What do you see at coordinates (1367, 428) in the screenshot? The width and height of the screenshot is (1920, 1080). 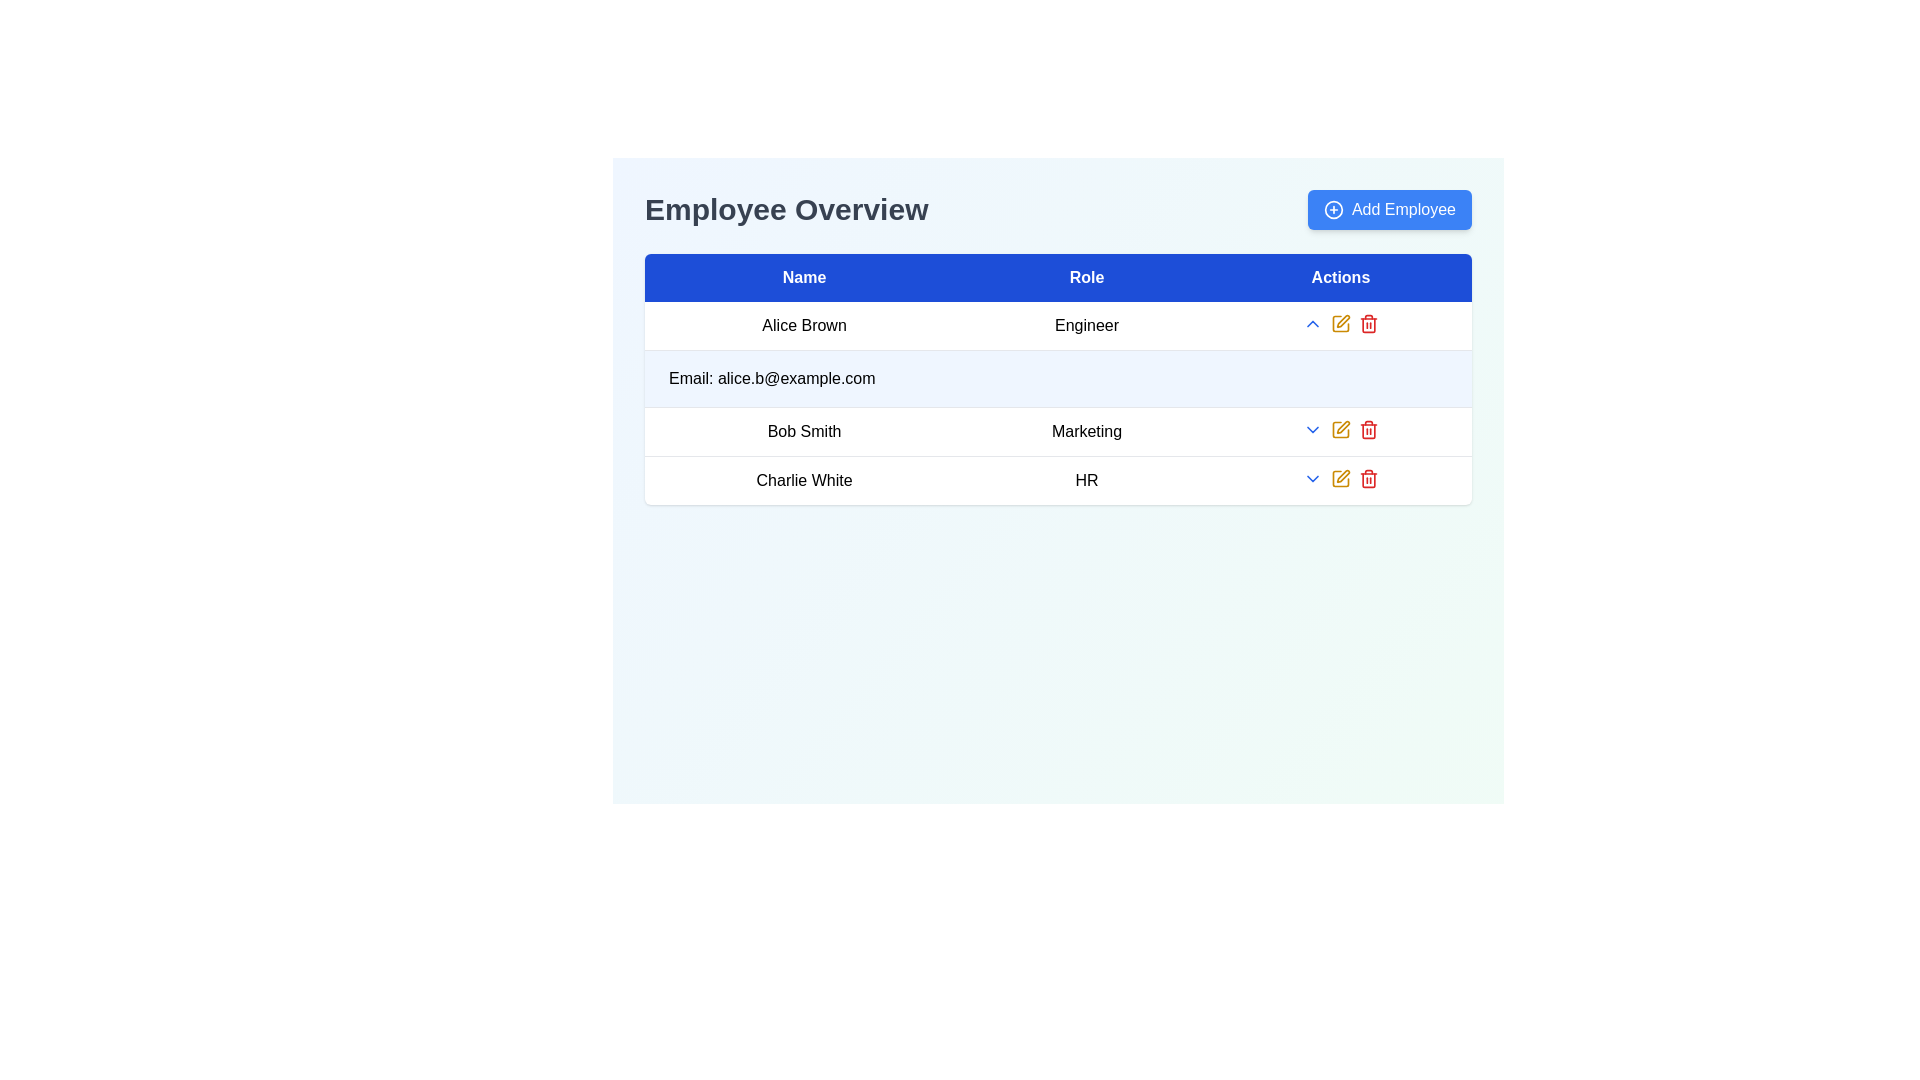 I see `the red trash bin icon located in the 'Actions' column of the second row to observe its color change` at bounding box center [1367, 428].